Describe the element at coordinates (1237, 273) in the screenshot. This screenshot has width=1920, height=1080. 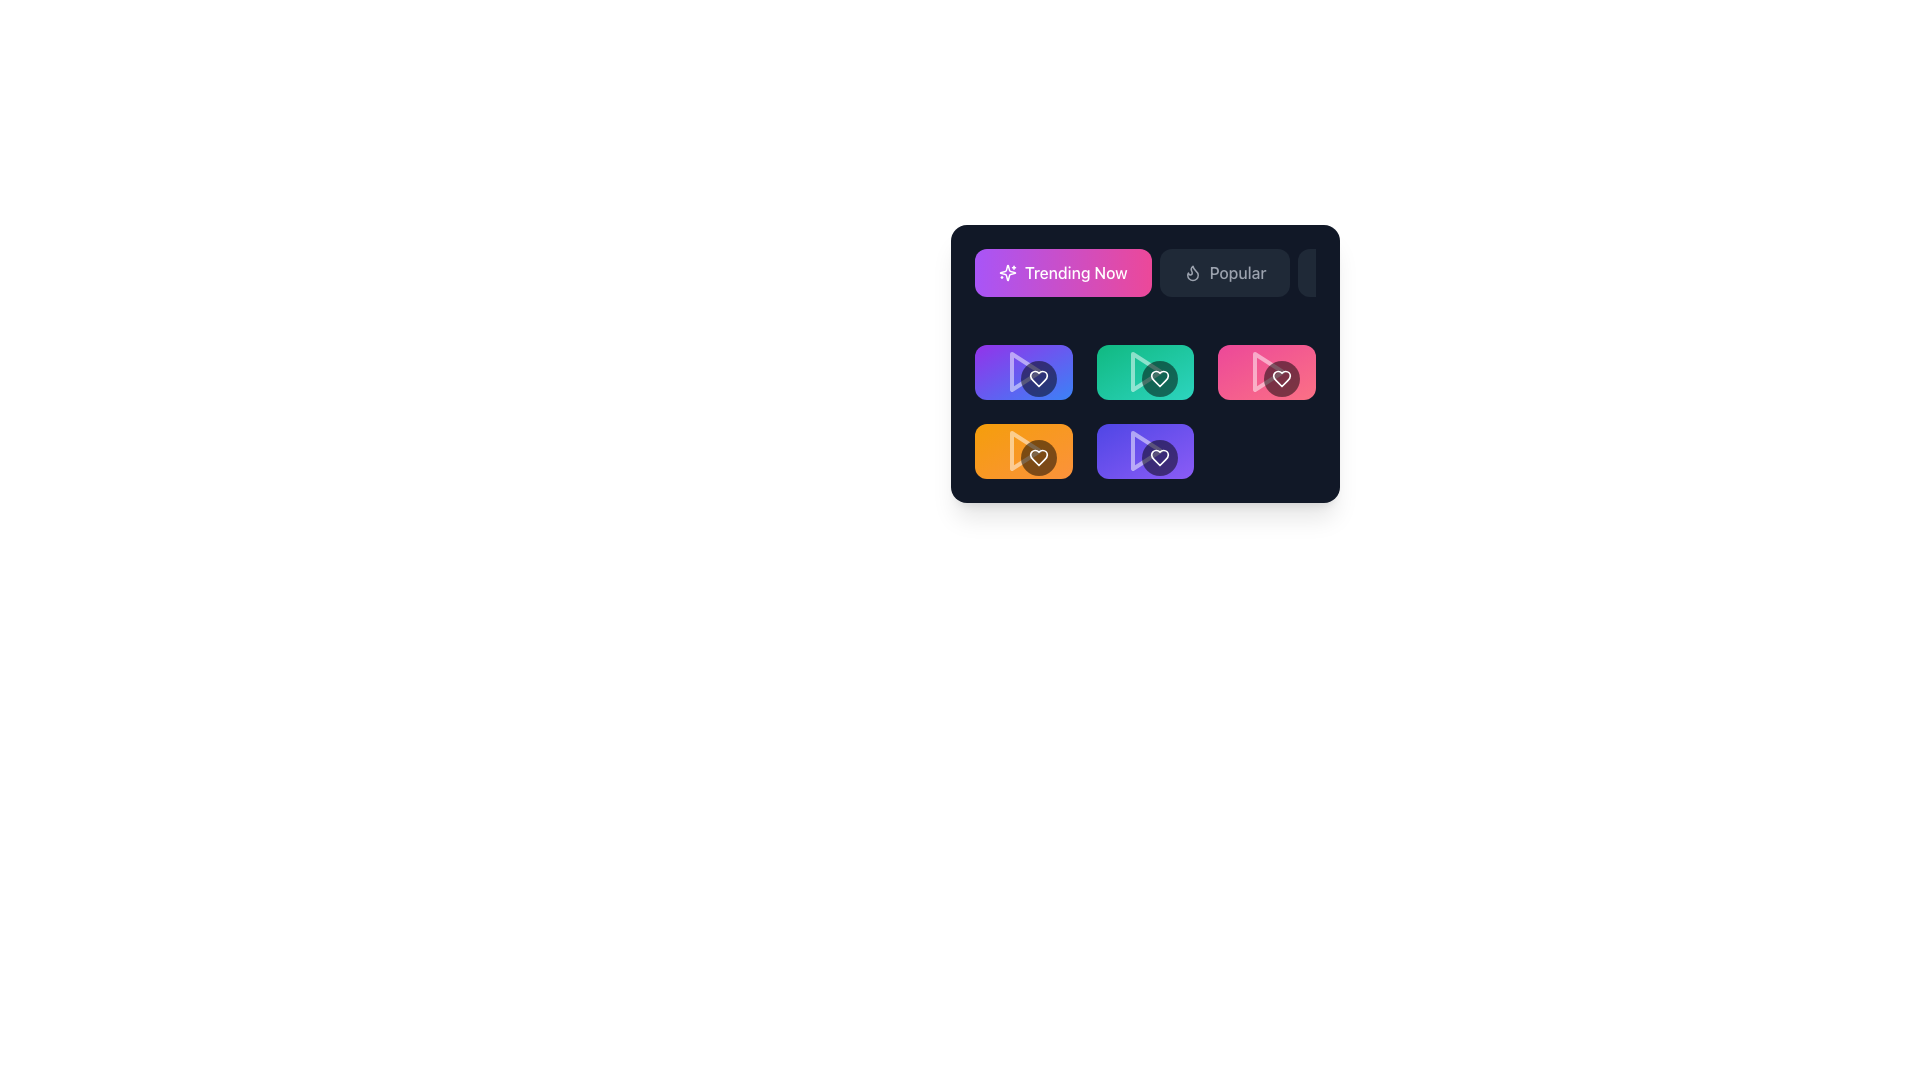
I see `the 'Popular' label within the navigation button` at that location.